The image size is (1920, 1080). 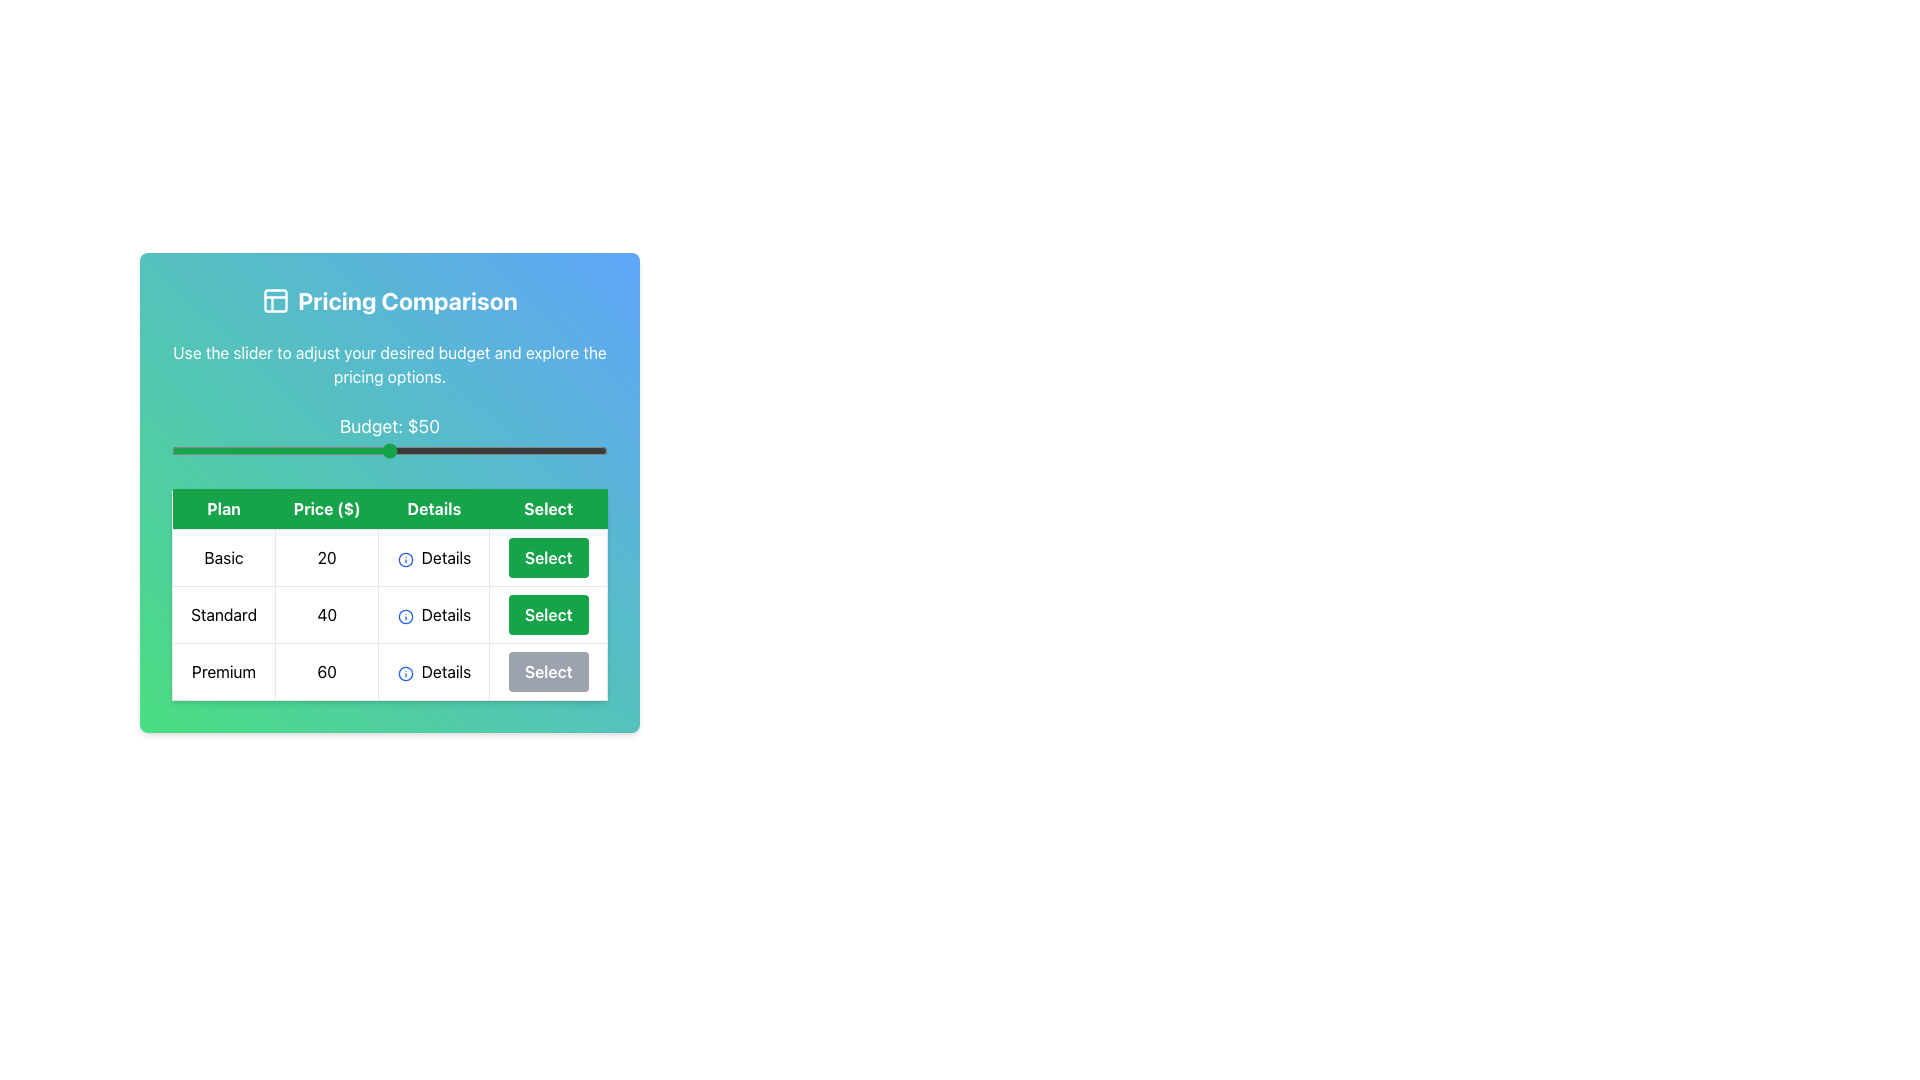 What do you see at coordinates (555, 451) in the screenshot?
I see `the budget` at bounding box center [555, 451].